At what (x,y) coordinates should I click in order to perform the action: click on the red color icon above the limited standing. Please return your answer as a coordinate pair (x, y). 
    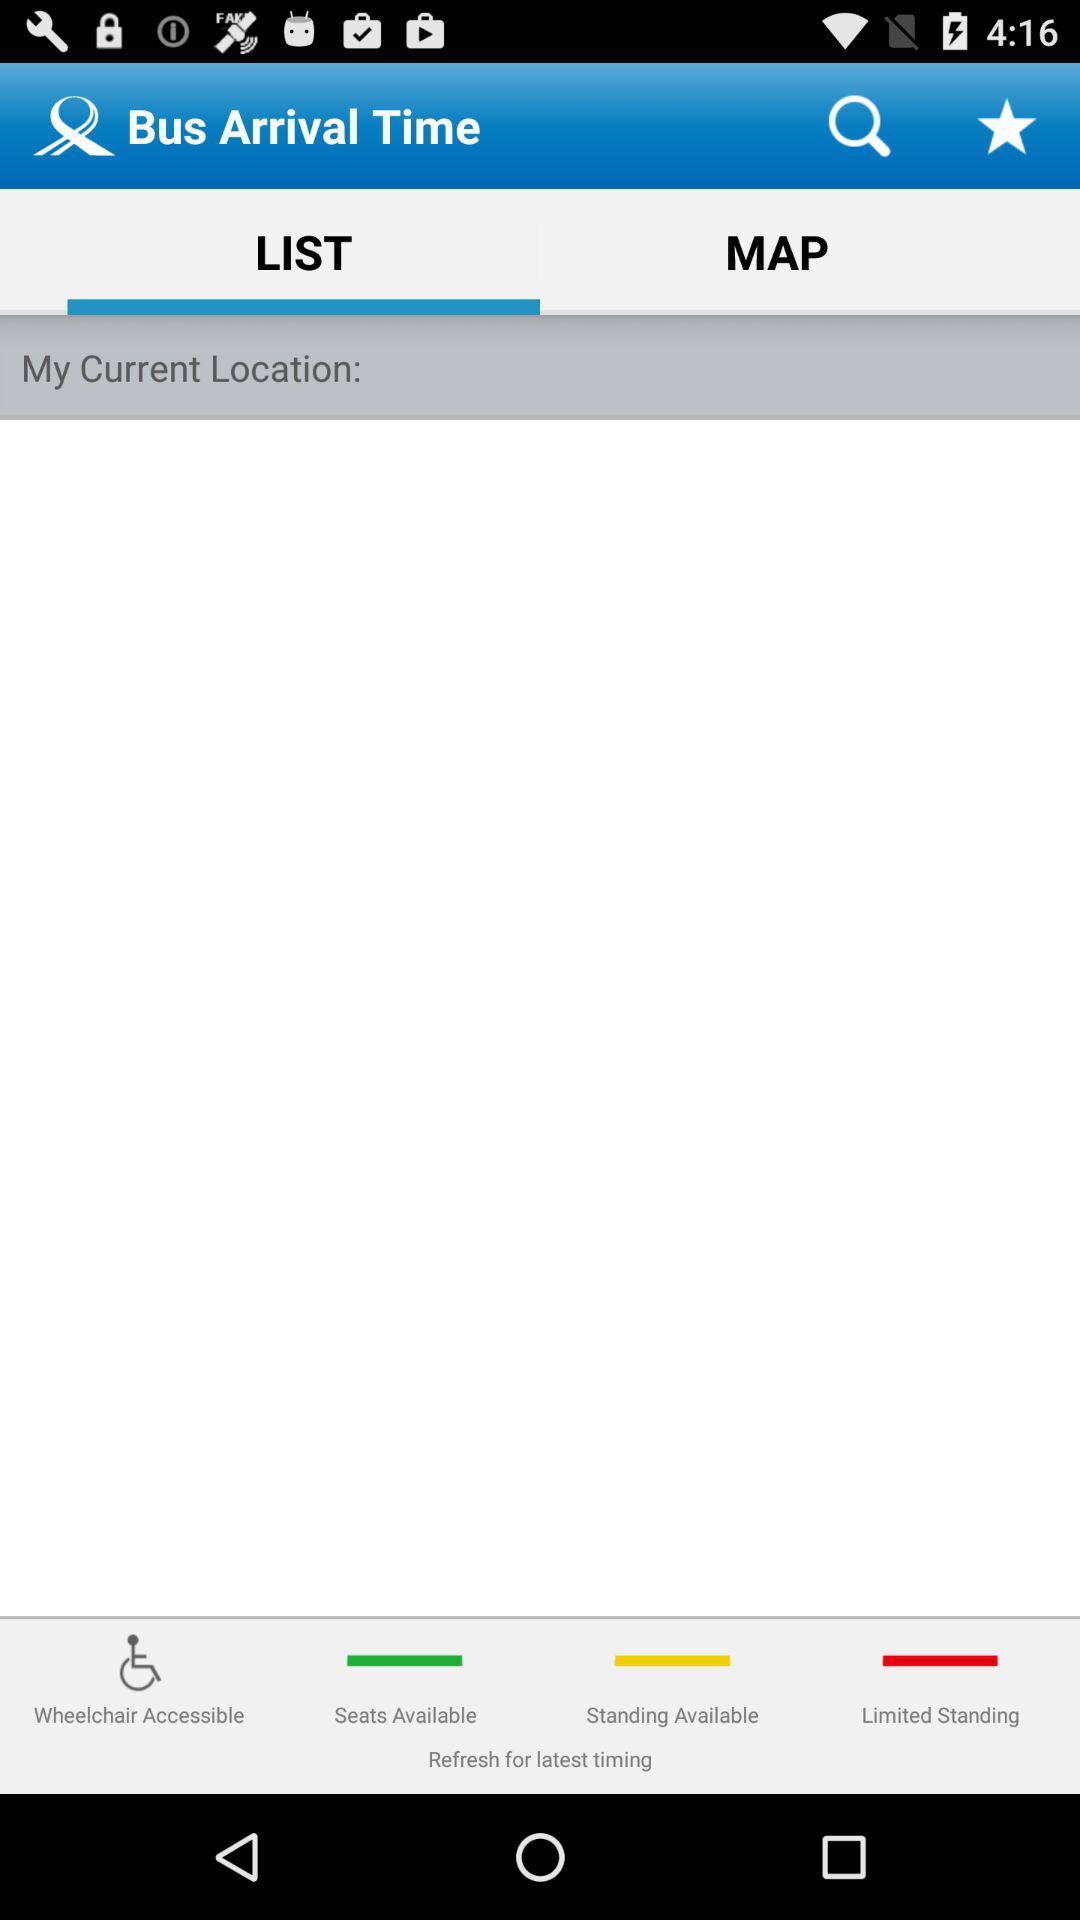
    Looking at the image, I should click on (941, 1660).